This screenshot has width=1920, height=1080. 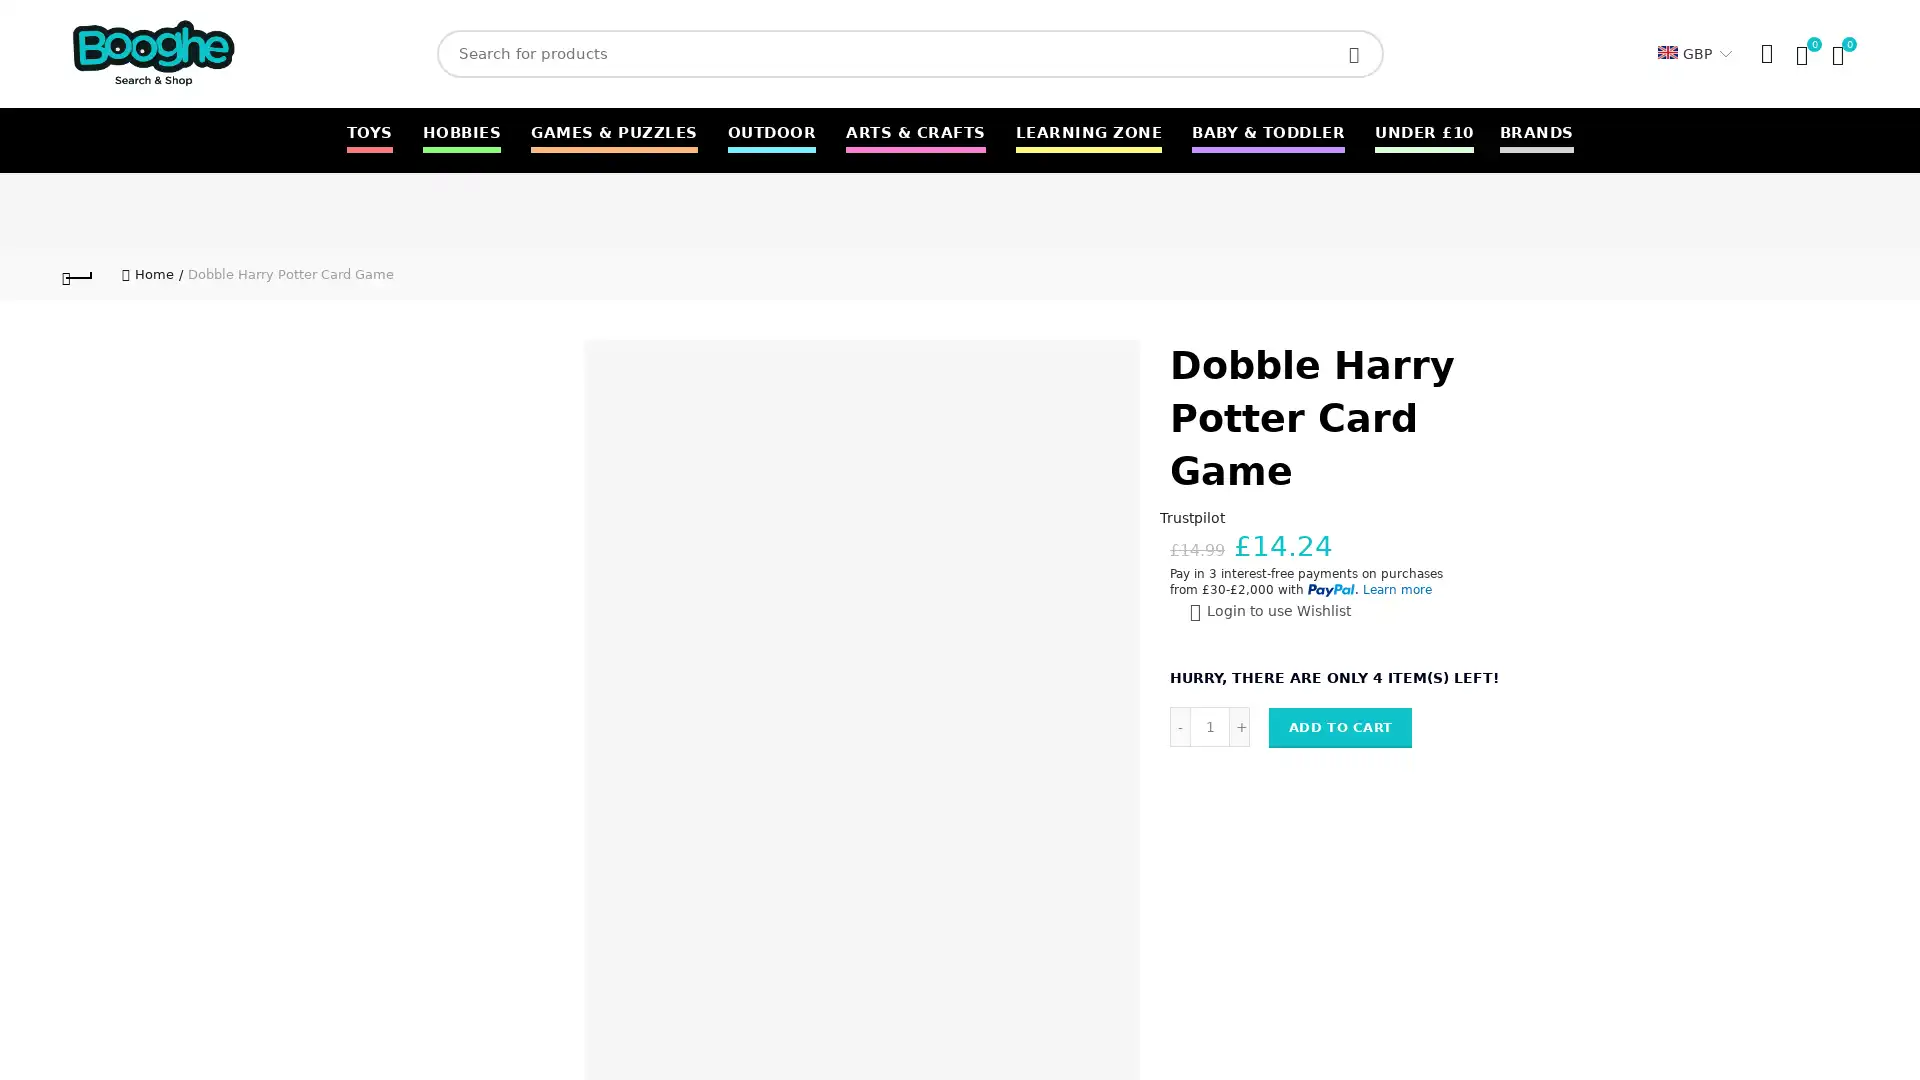 What do you see at coordinates (1180, 725) in the screenshot?
I see `-` at bounding box center [1180, 725].